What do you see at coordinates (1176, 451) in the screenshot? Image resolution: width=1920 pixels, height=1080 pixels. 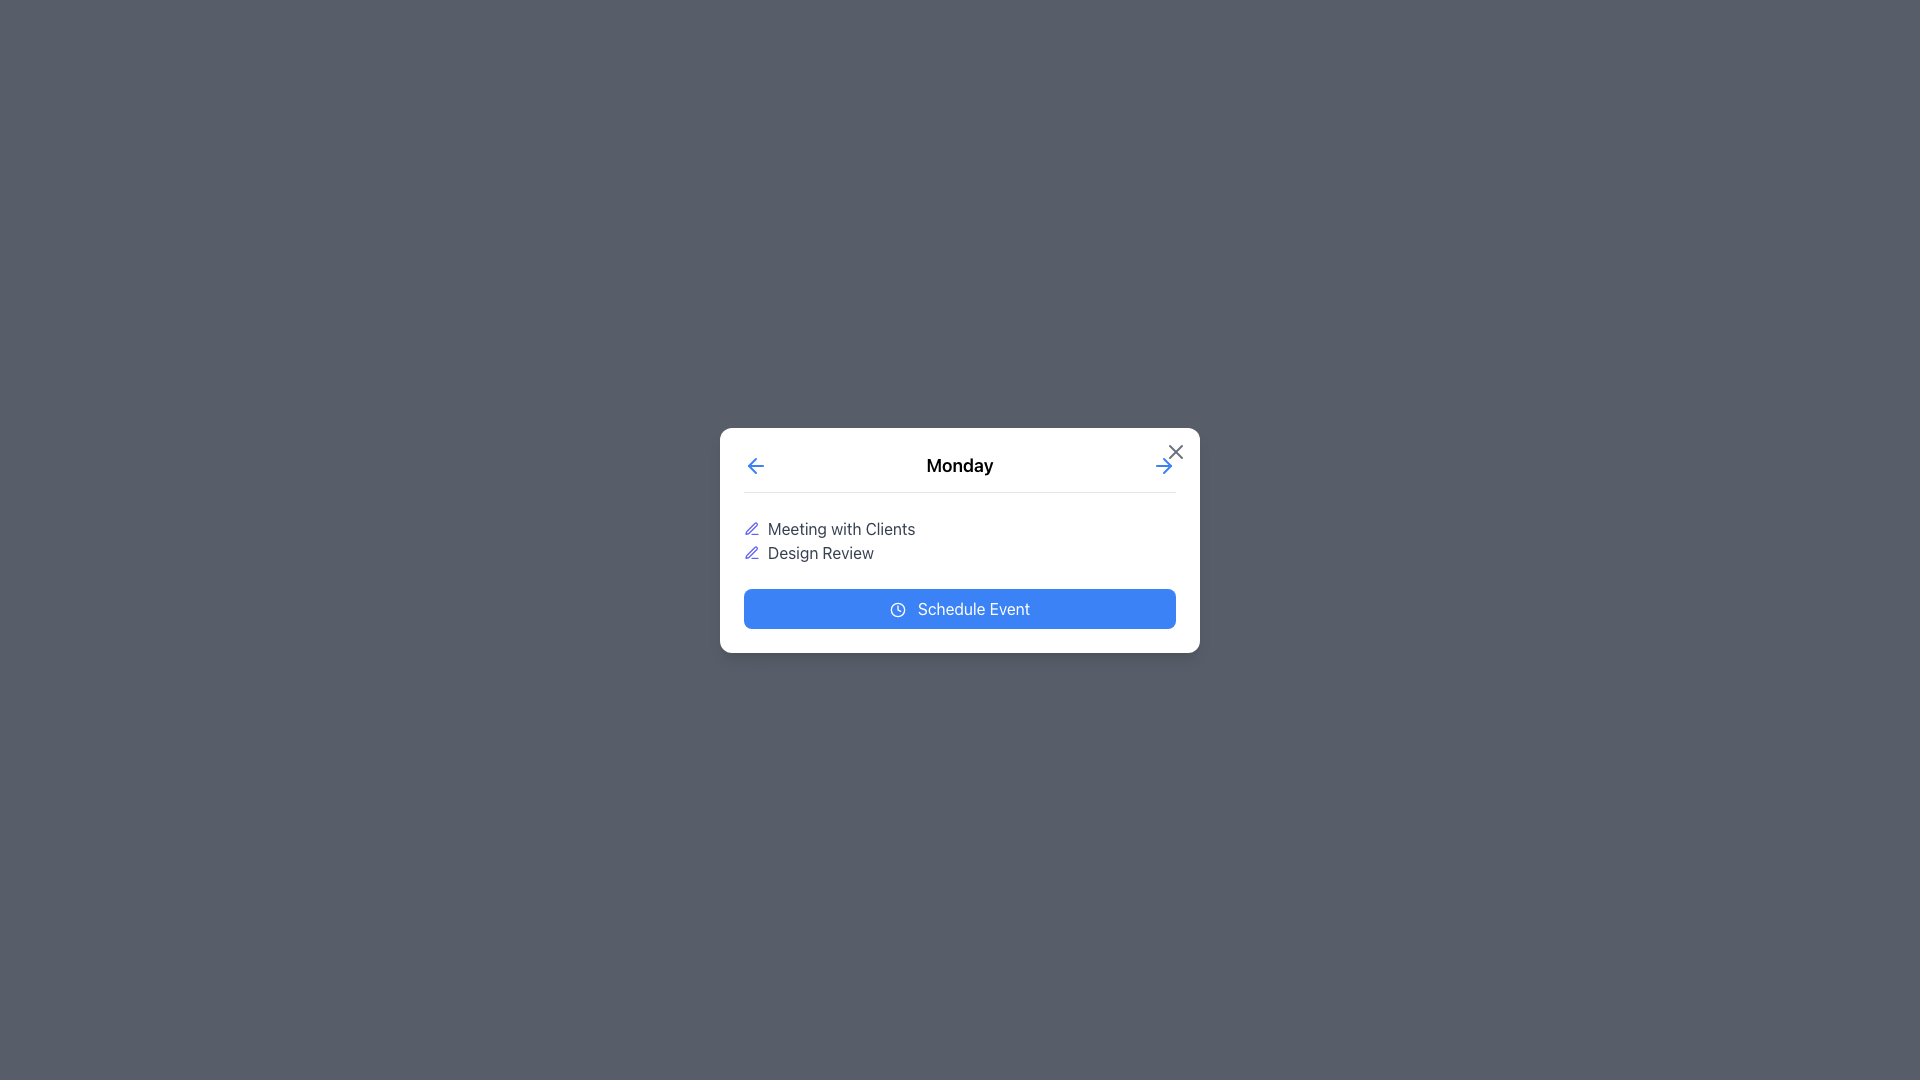 I see `the Close icon represented as a diagonal cross in the top-right corner of the white card interface` at bounding box center [1176, 451].